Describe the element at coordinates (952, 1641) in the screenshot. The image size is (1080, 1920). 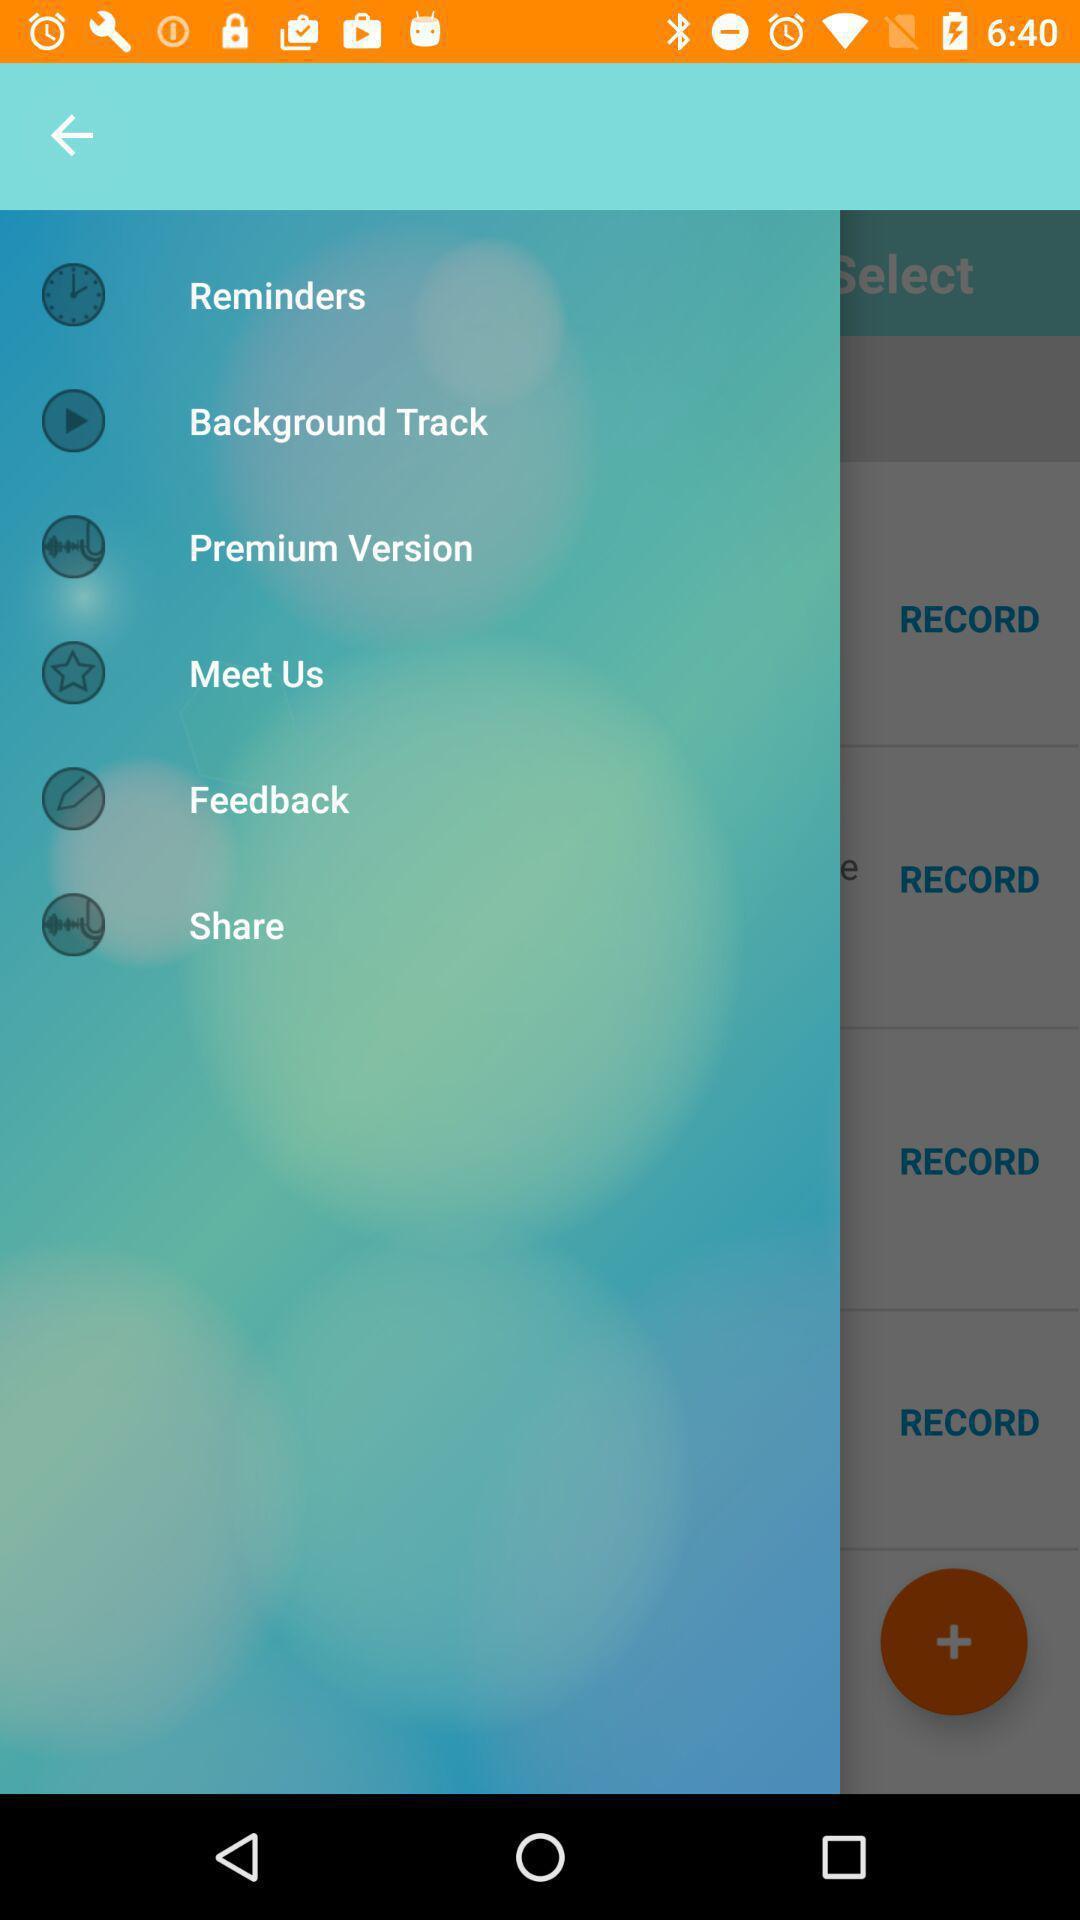
I see `the add icon` at that location.